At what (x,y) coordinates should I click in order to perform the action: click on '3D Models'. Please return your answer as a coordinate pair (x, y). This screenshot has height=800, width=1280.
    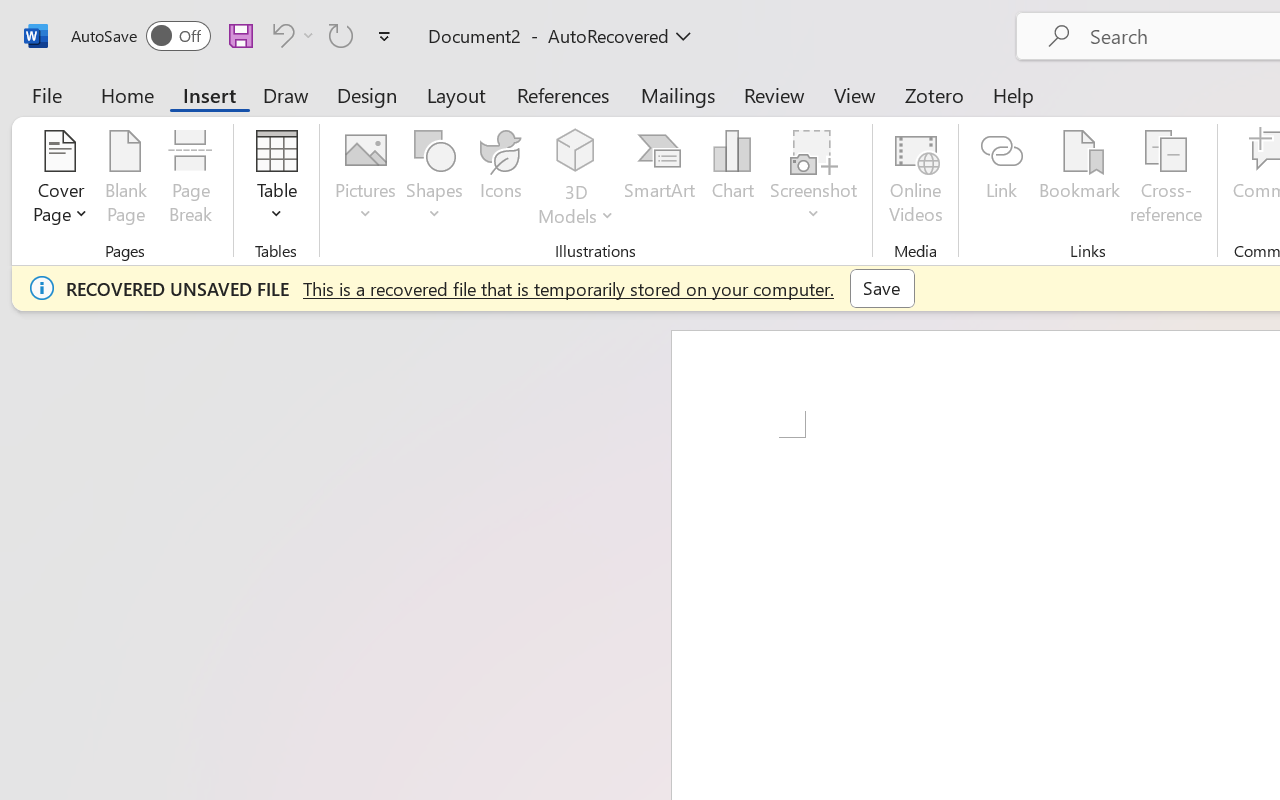
    Looking at the image, I should click on (575, 179).